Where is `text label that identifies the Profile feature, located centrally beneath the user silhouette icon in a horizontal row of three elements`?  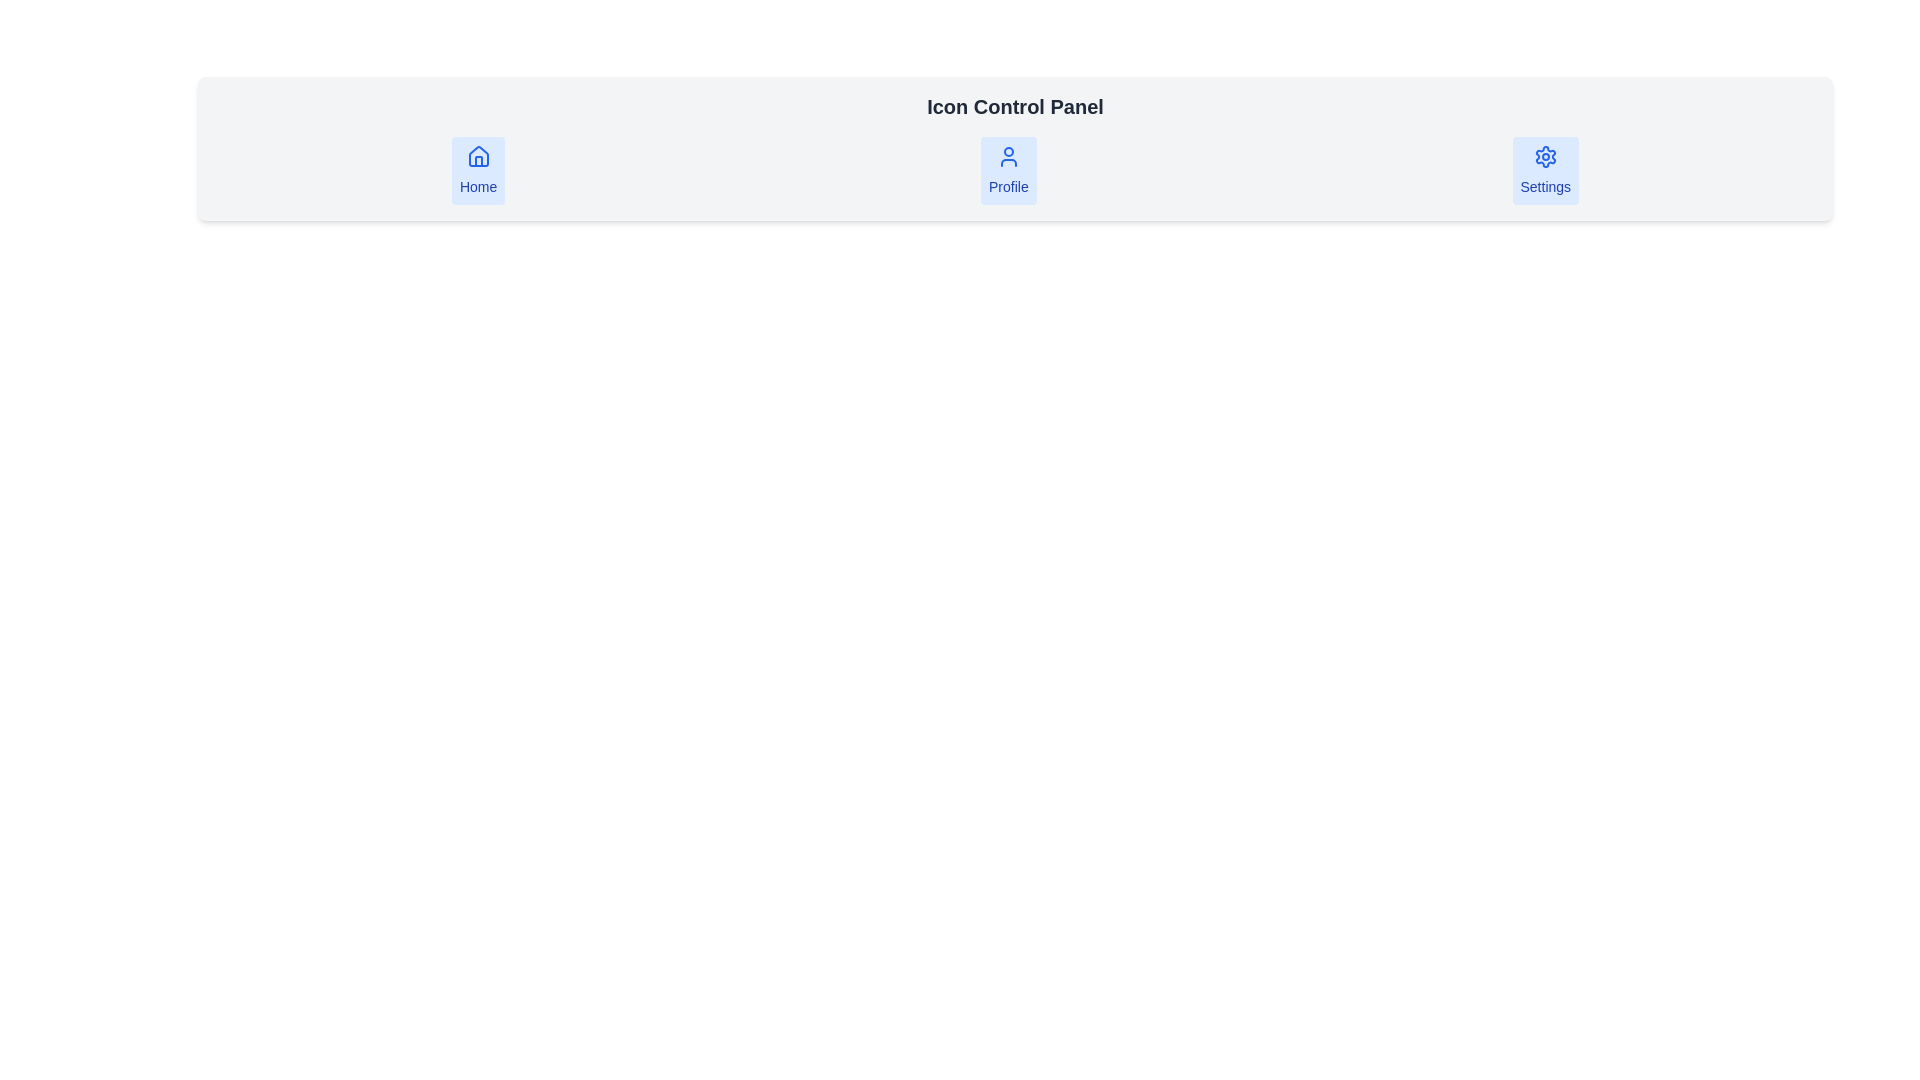 text label that identifies the Profile feature, located centrally beneath the user silhouette icon in a horizontal row of three elements is located at coordinates (1008, 186).